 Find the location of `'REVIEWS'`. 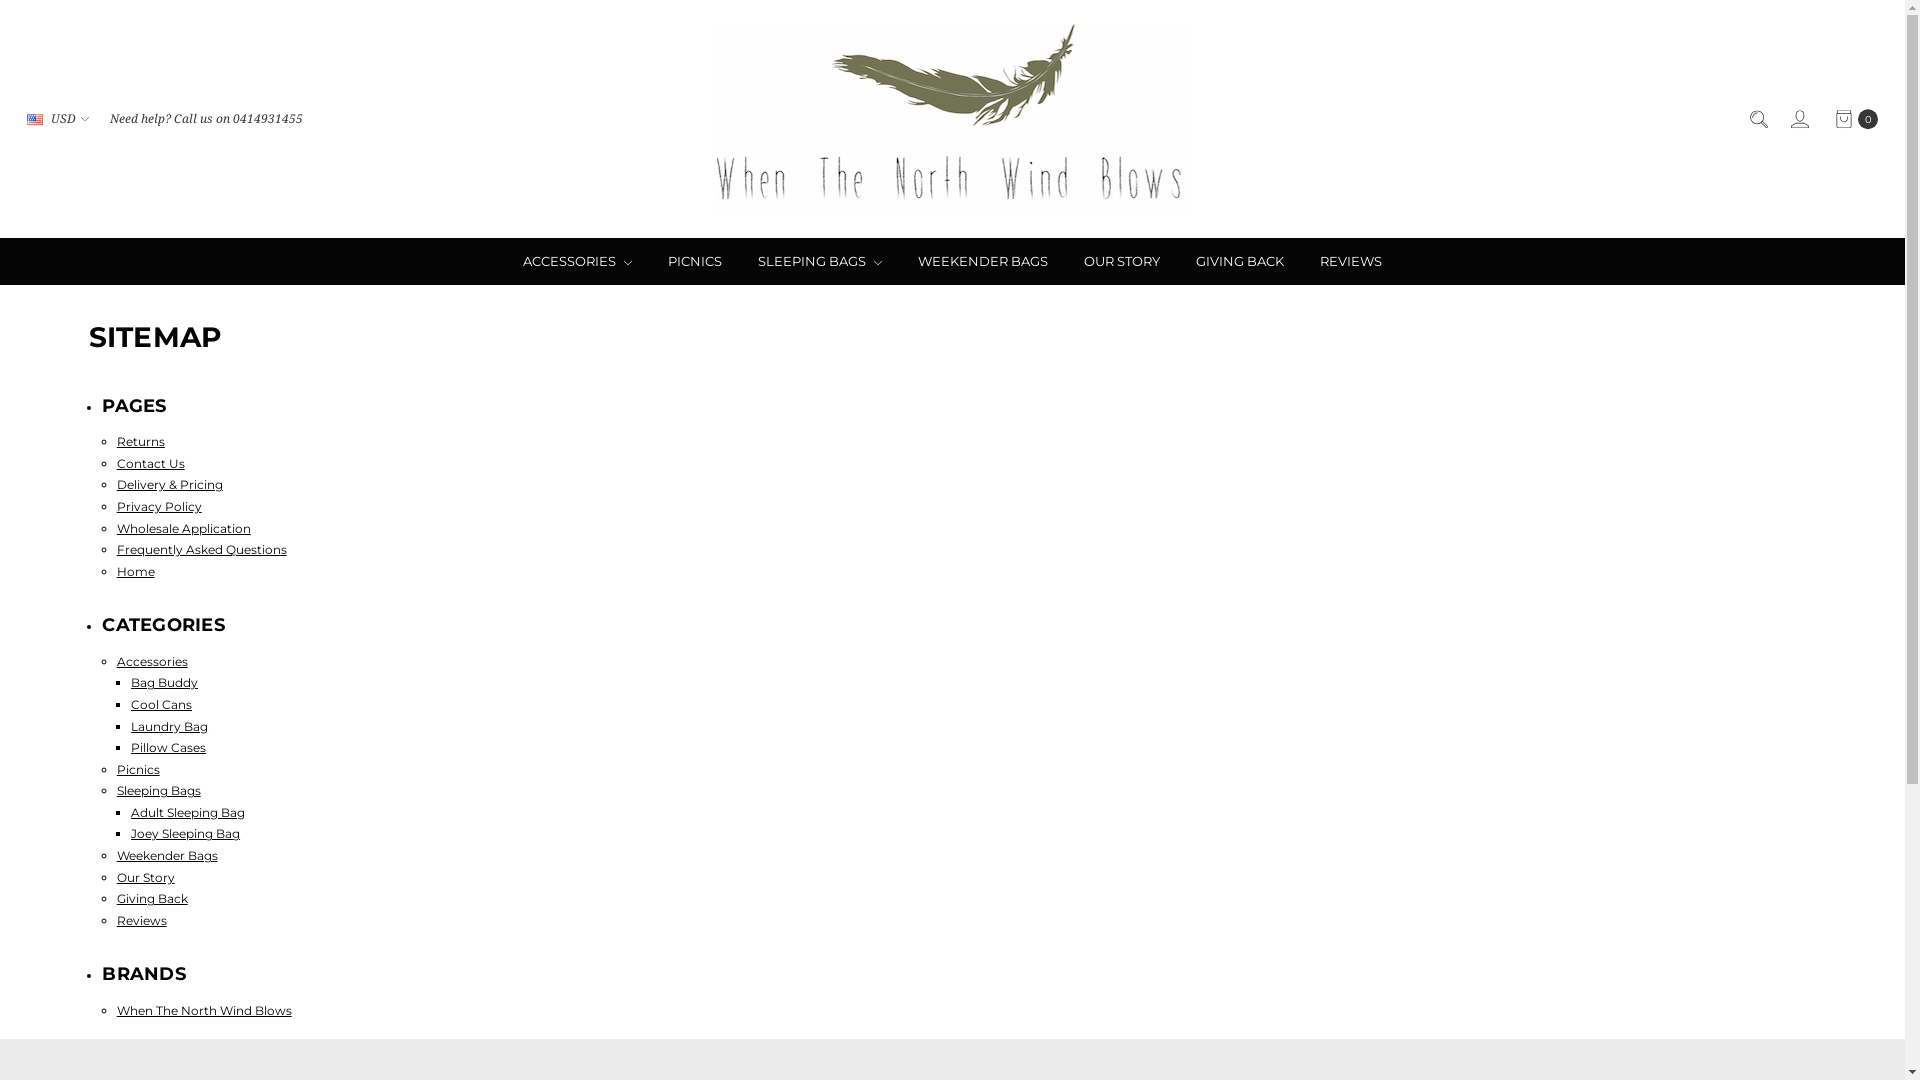

'REVIEWS' is located at coordinates (1350, 260).